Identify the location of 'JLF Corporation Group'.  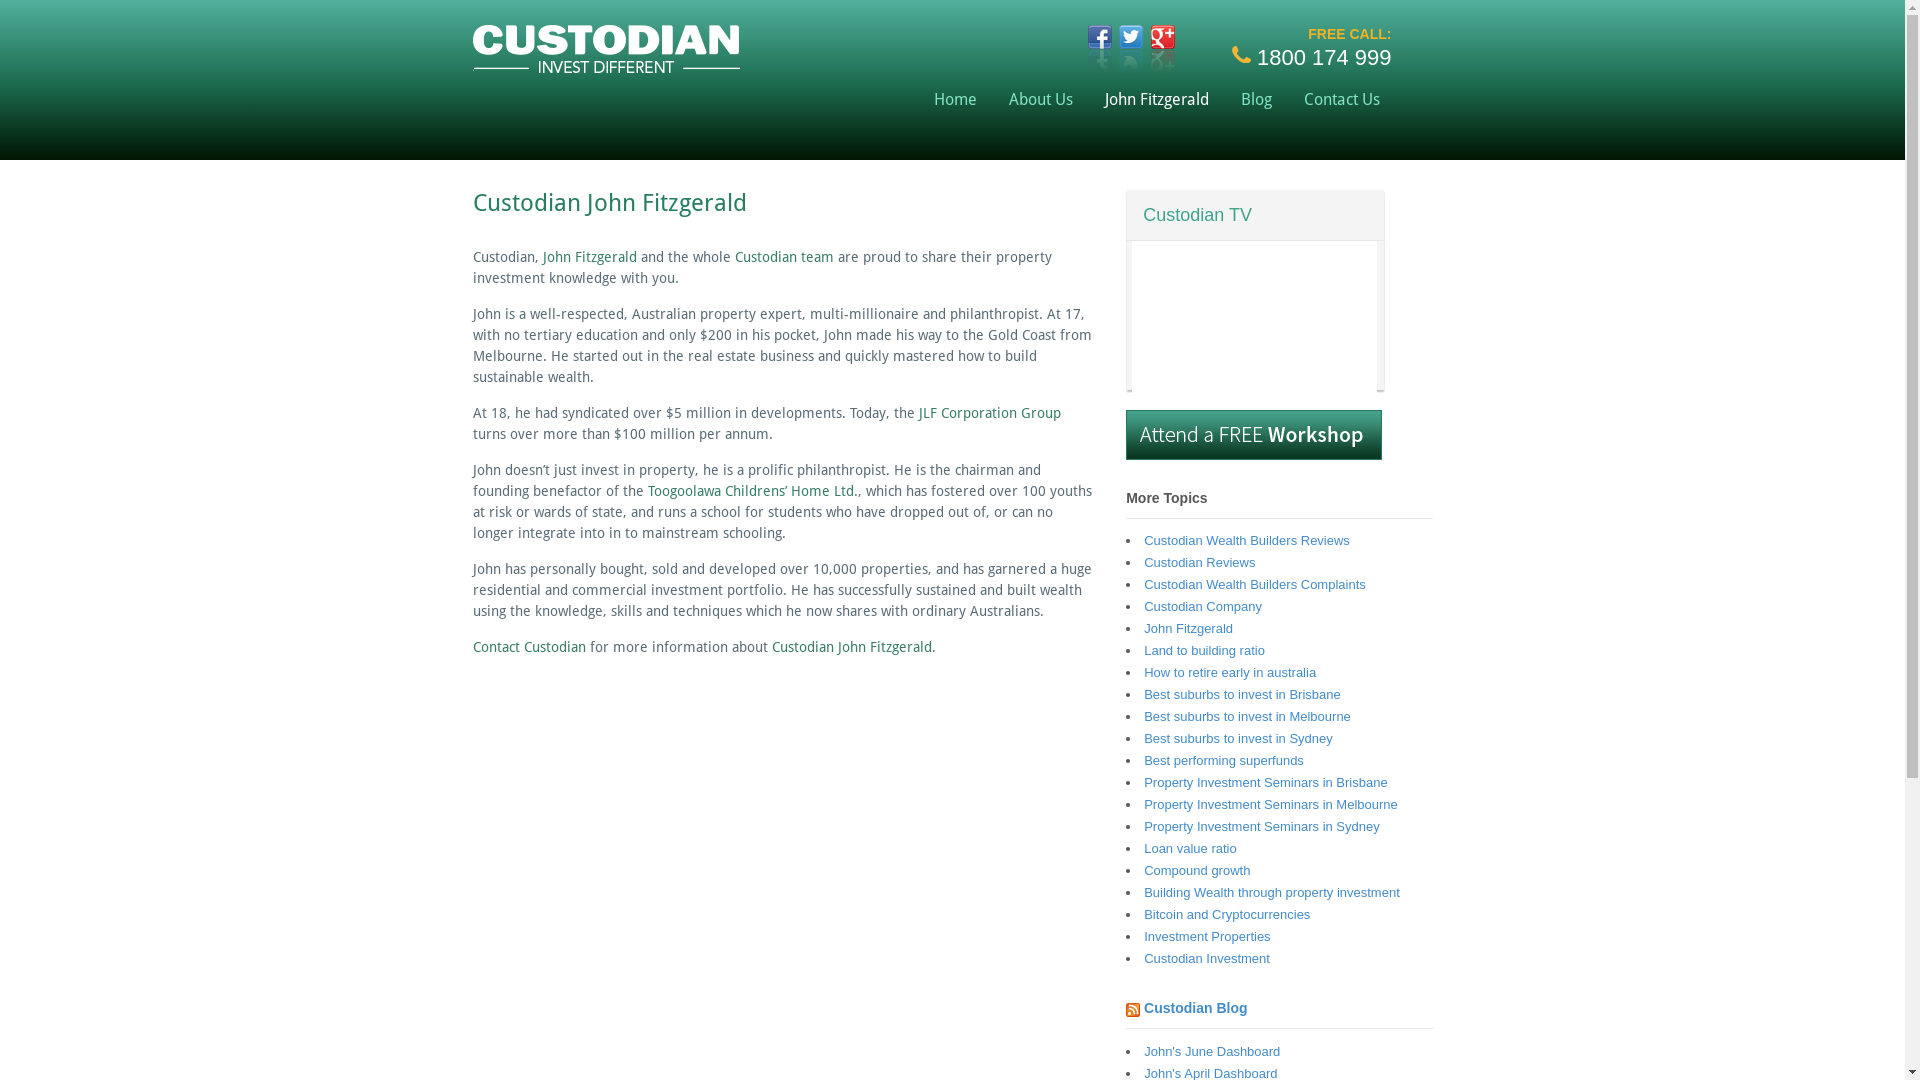
(988, 411).